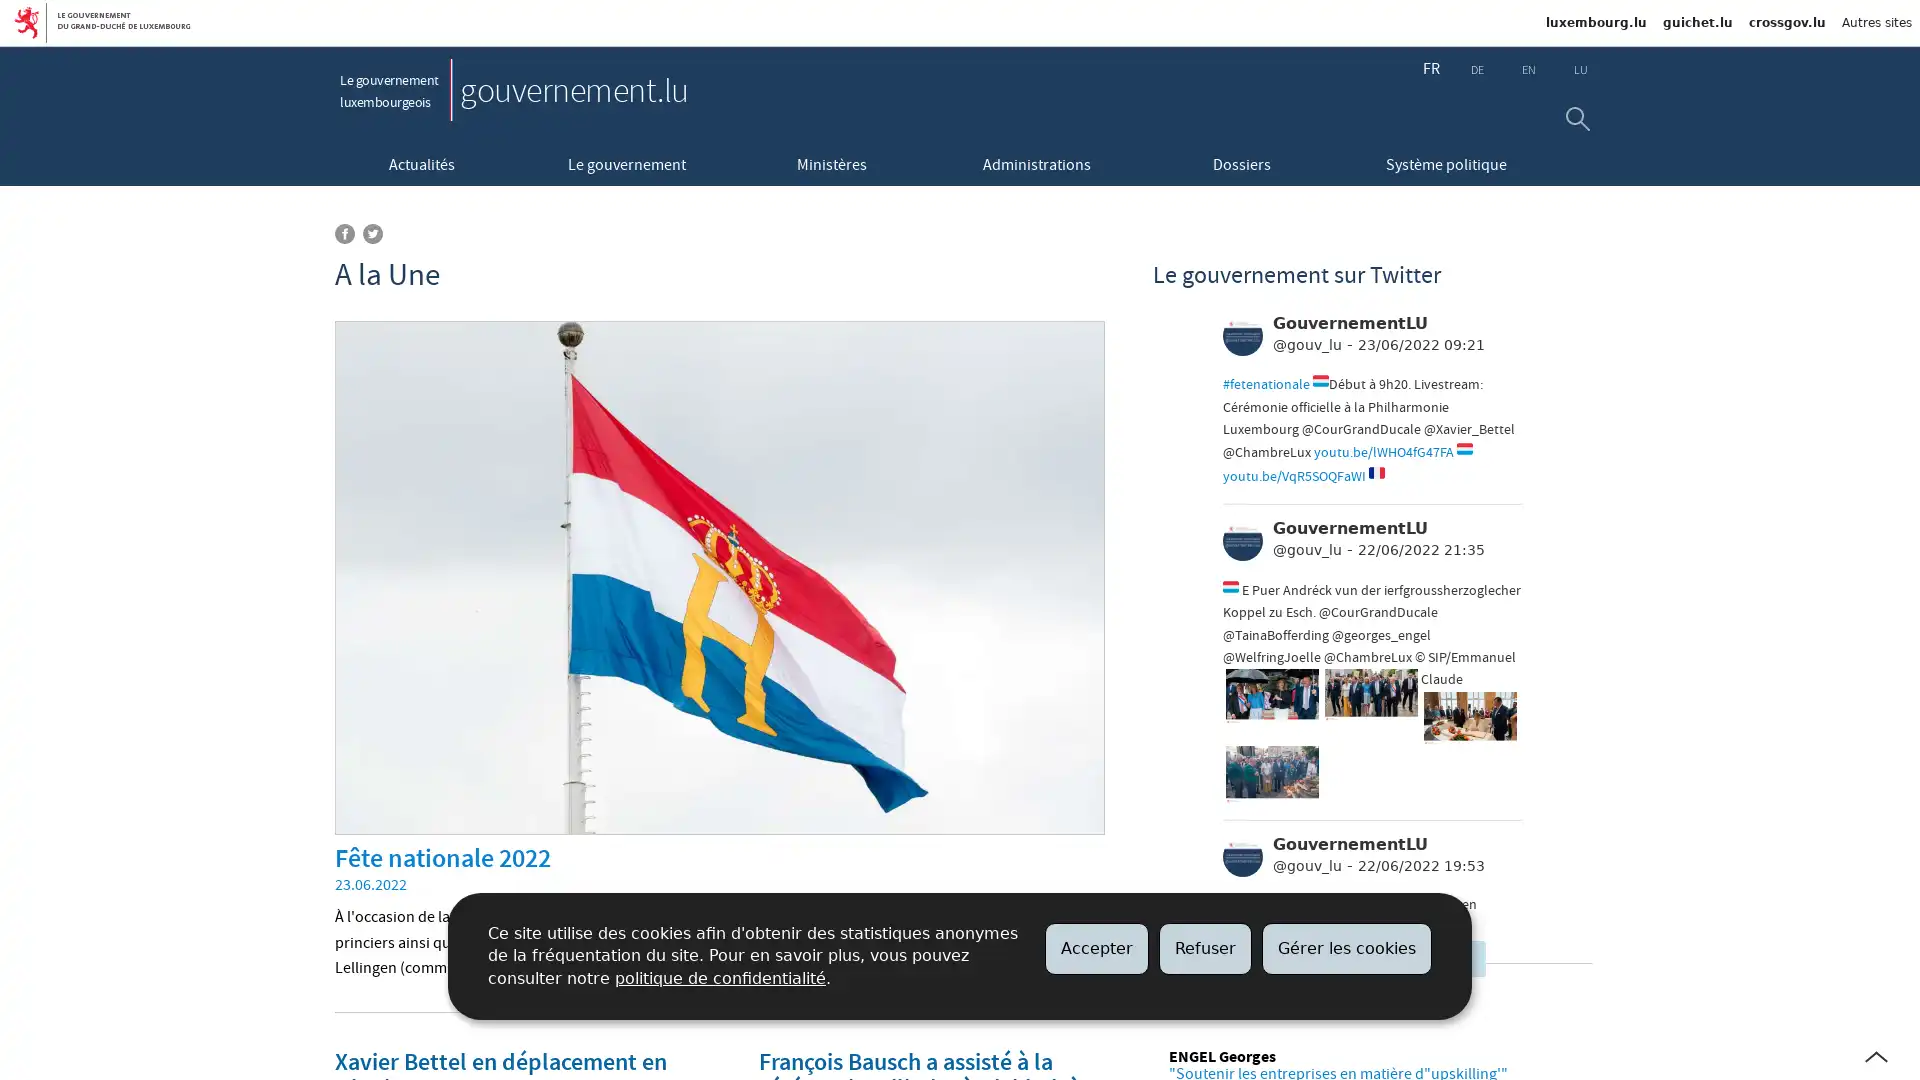  I want to click on Gerer les cookies, so click(1347, 947).